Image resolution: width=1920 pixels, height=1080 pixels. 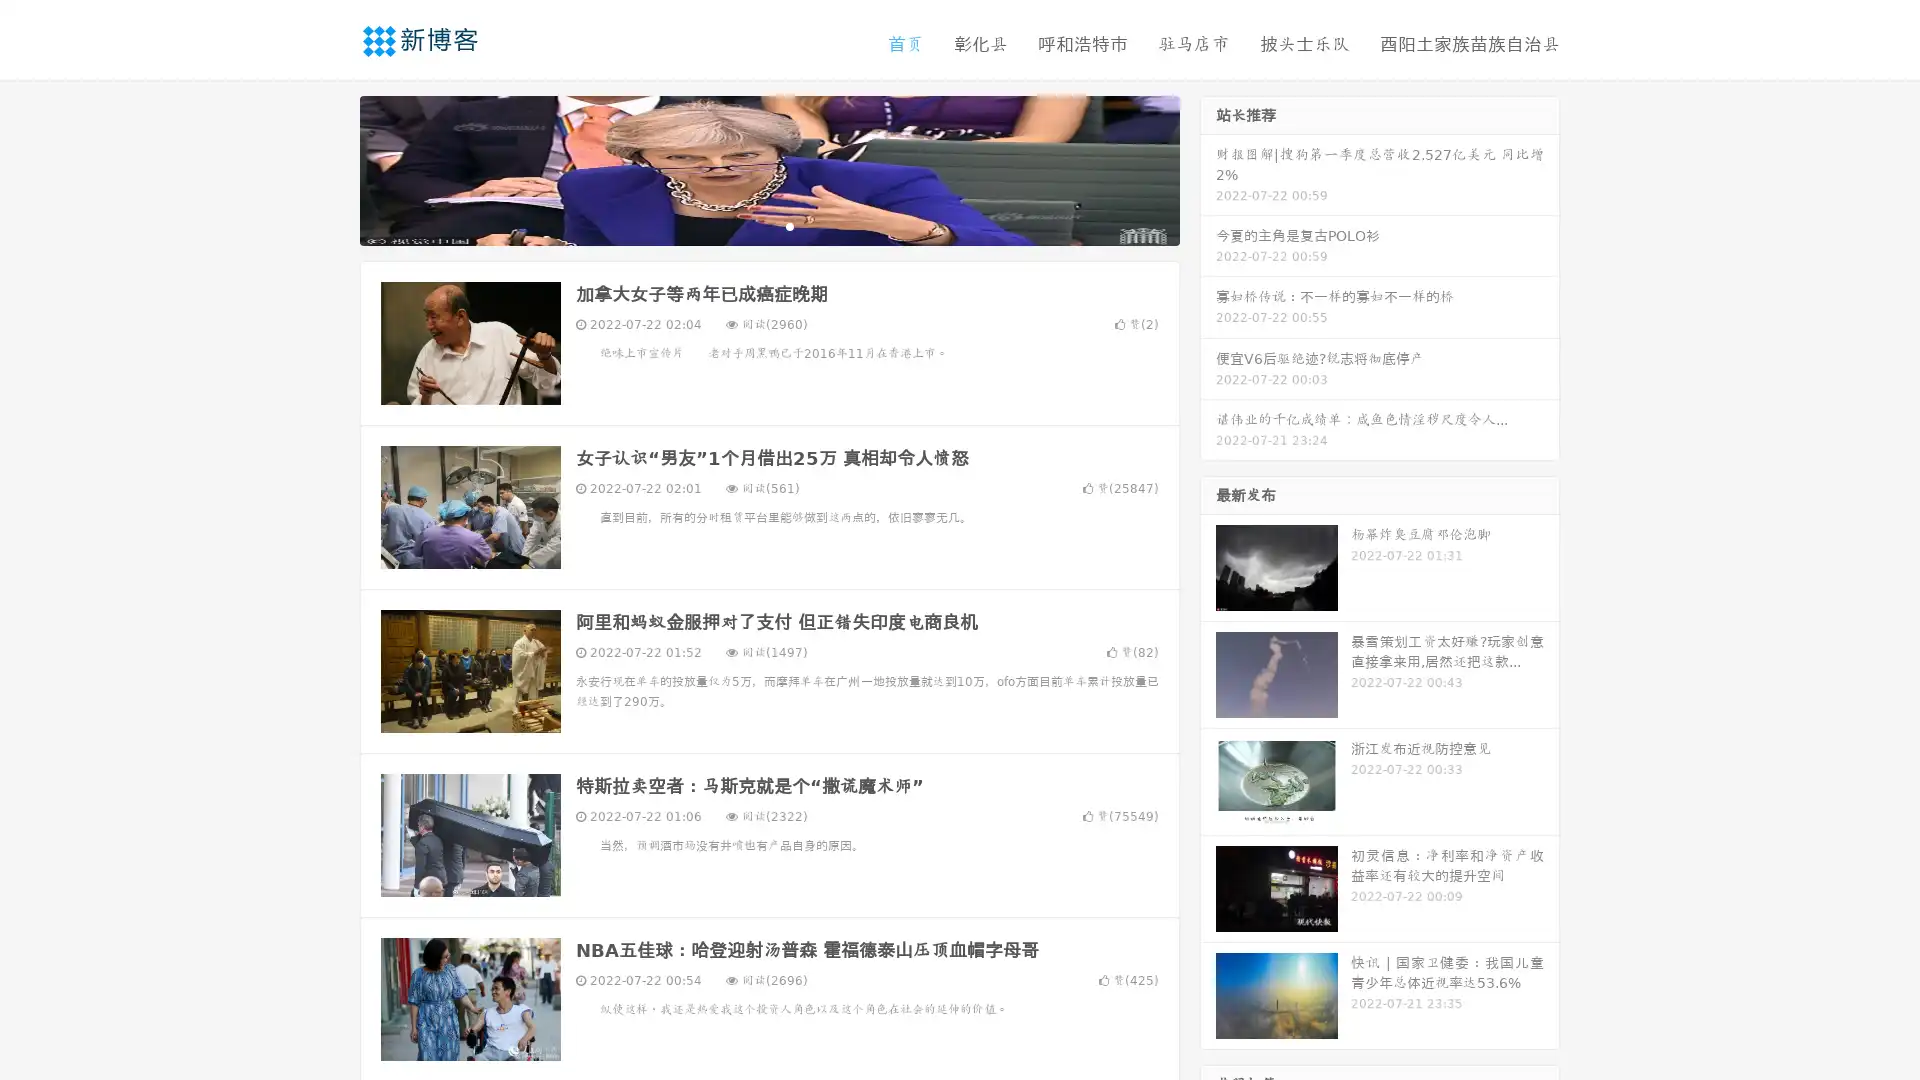 I want to click on Next slide, so click(x=1208, y=168).